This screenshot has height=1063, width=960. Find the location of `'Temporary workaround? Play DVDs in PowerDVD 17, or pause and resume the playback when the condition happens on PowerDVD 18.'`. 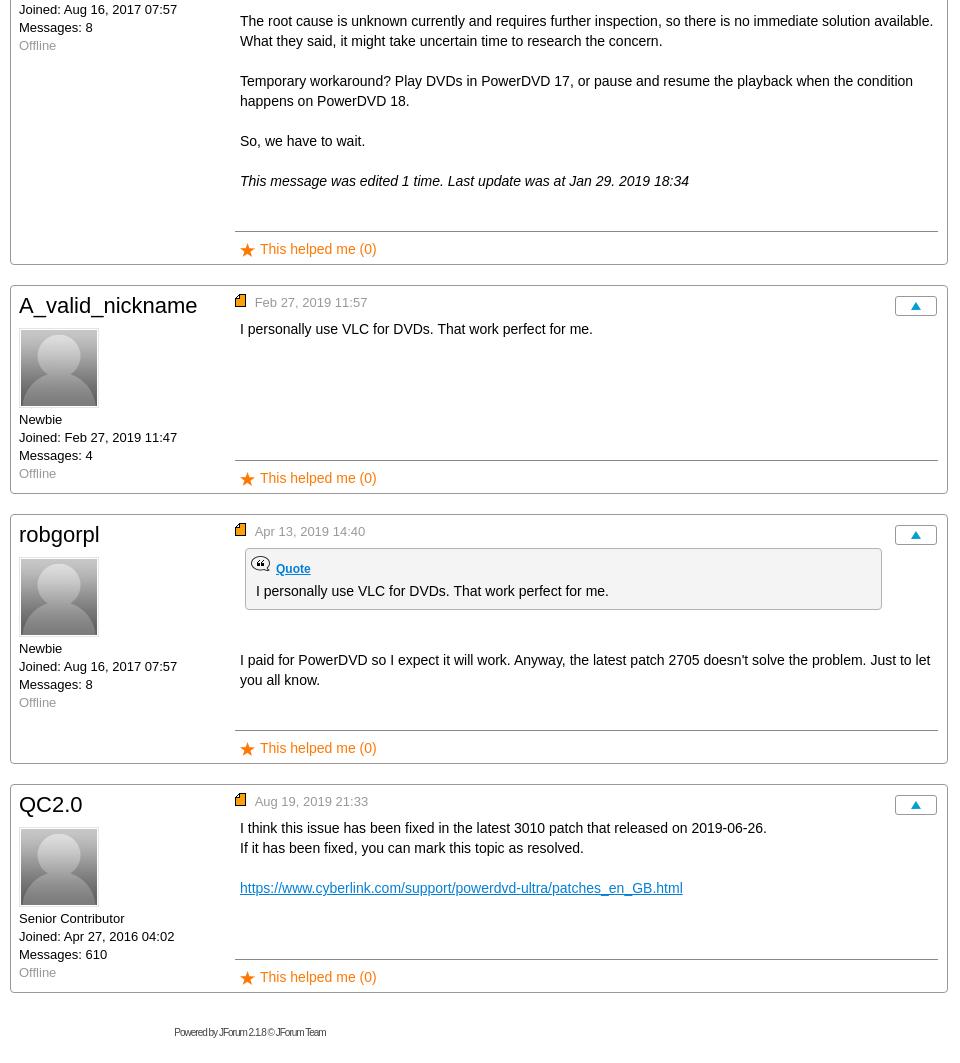

'Temporary workaround? Play DVDs in PowerDVD 17, or pause and resume the playback when the condition happens on PowerDVD 18.' is located at coordinates (240, 90).